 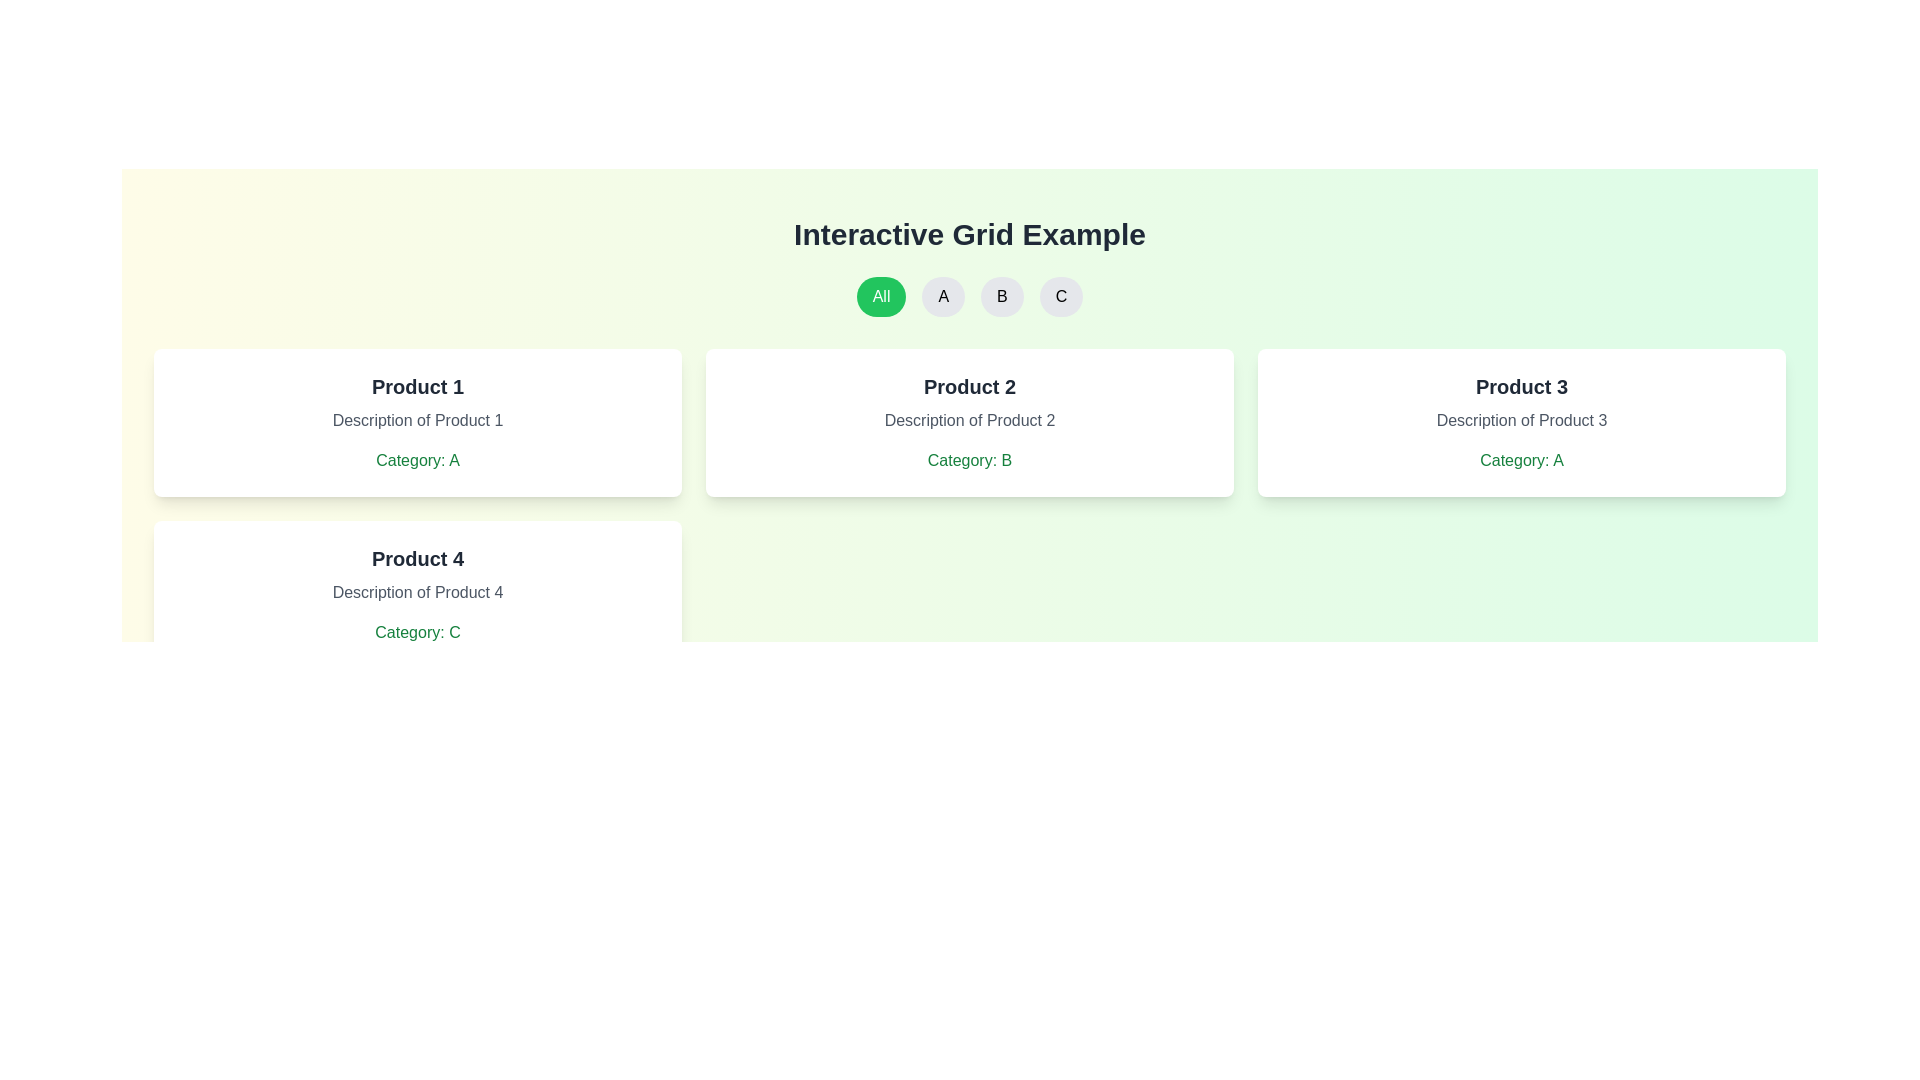 I want to click on the static text label that designates the category for 'Product 3', located at the bottom of the product card, so click(x=1520, y=461).